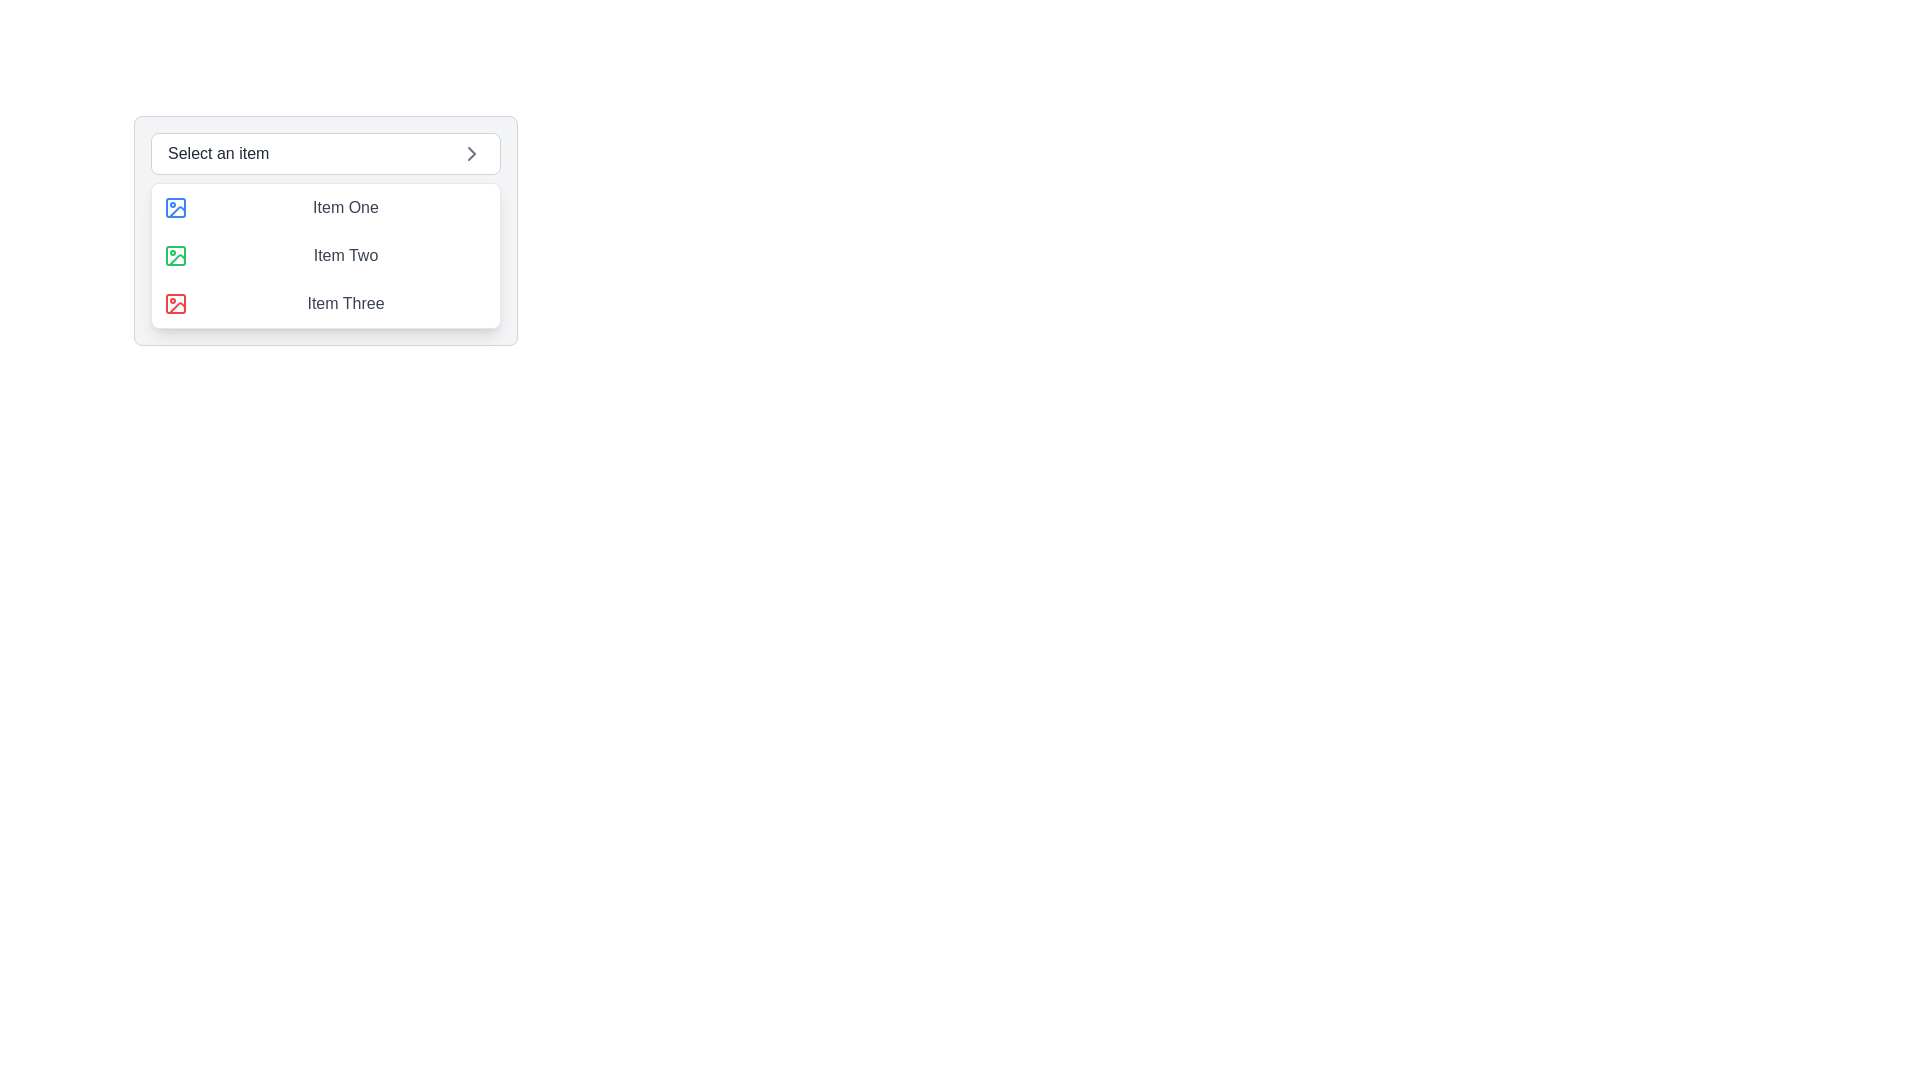  Describe the element at coordinates (326, 153) in the screenshot. I see `the Dropdown Trigger labeled 'Select an item' to toggle the dropdown options` at that location.